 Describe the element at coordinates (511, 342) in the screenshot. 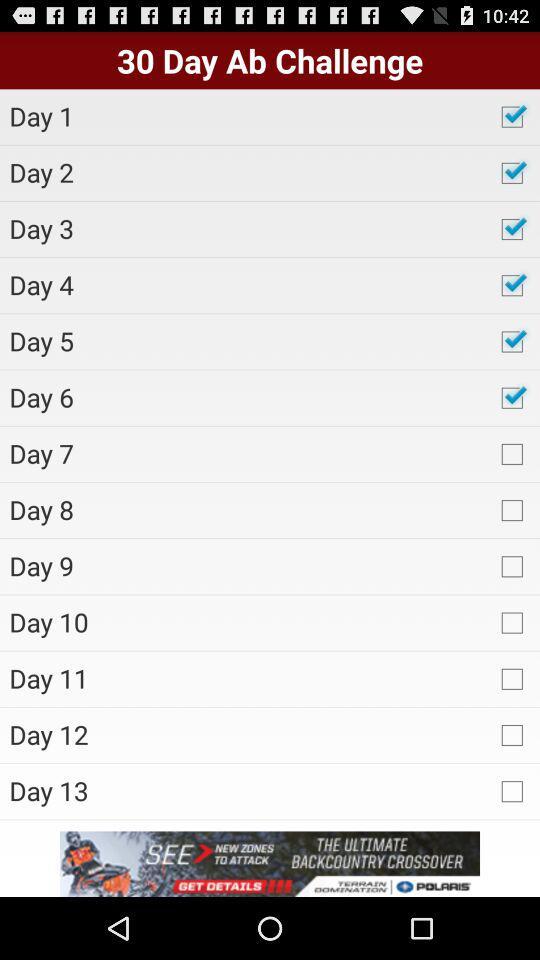

I see `the selected option to the right of day 5` at that location.